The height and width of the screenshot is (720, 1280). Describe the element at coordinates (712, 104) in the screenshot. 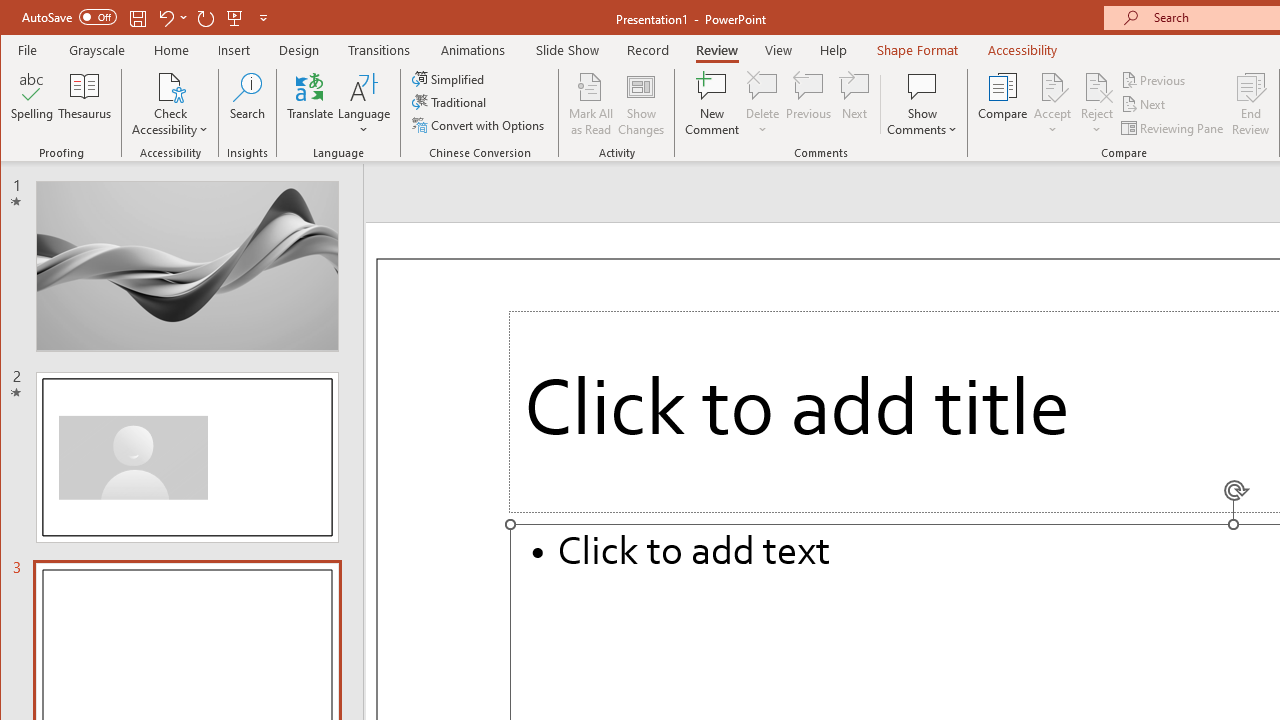

I see `'New Comment'` at that location.